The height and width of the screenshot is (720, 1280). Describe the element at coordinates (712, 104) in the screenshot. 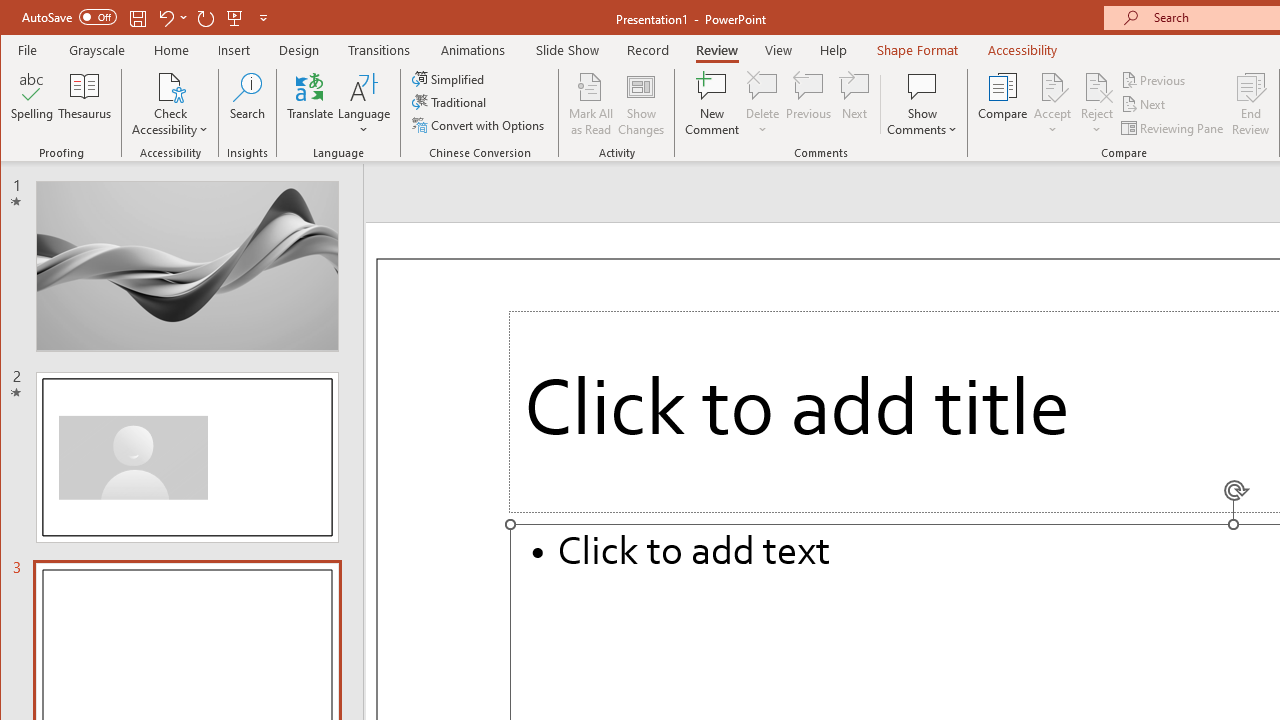

I see `'New Comment'` at that location.